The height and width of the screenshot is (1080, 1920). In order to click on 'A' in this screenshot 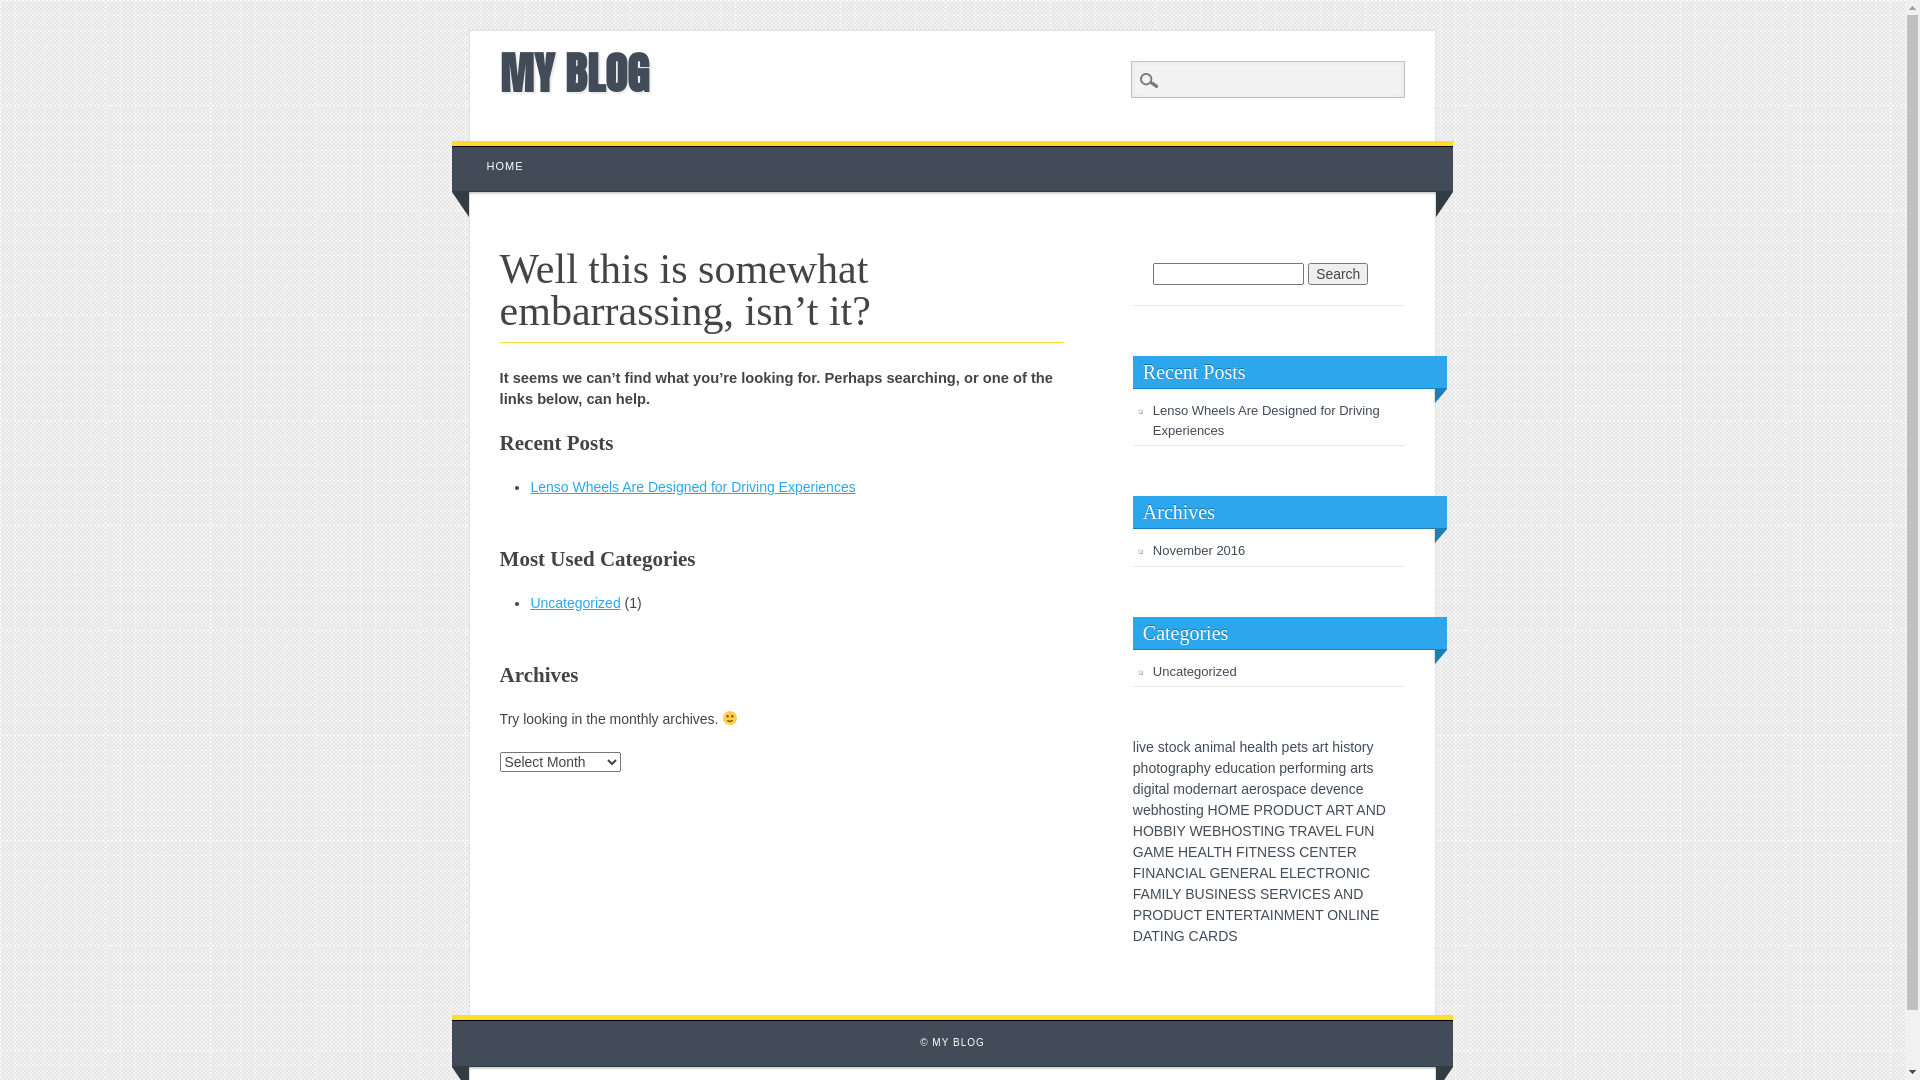, I will do `click(1148, 852)`.